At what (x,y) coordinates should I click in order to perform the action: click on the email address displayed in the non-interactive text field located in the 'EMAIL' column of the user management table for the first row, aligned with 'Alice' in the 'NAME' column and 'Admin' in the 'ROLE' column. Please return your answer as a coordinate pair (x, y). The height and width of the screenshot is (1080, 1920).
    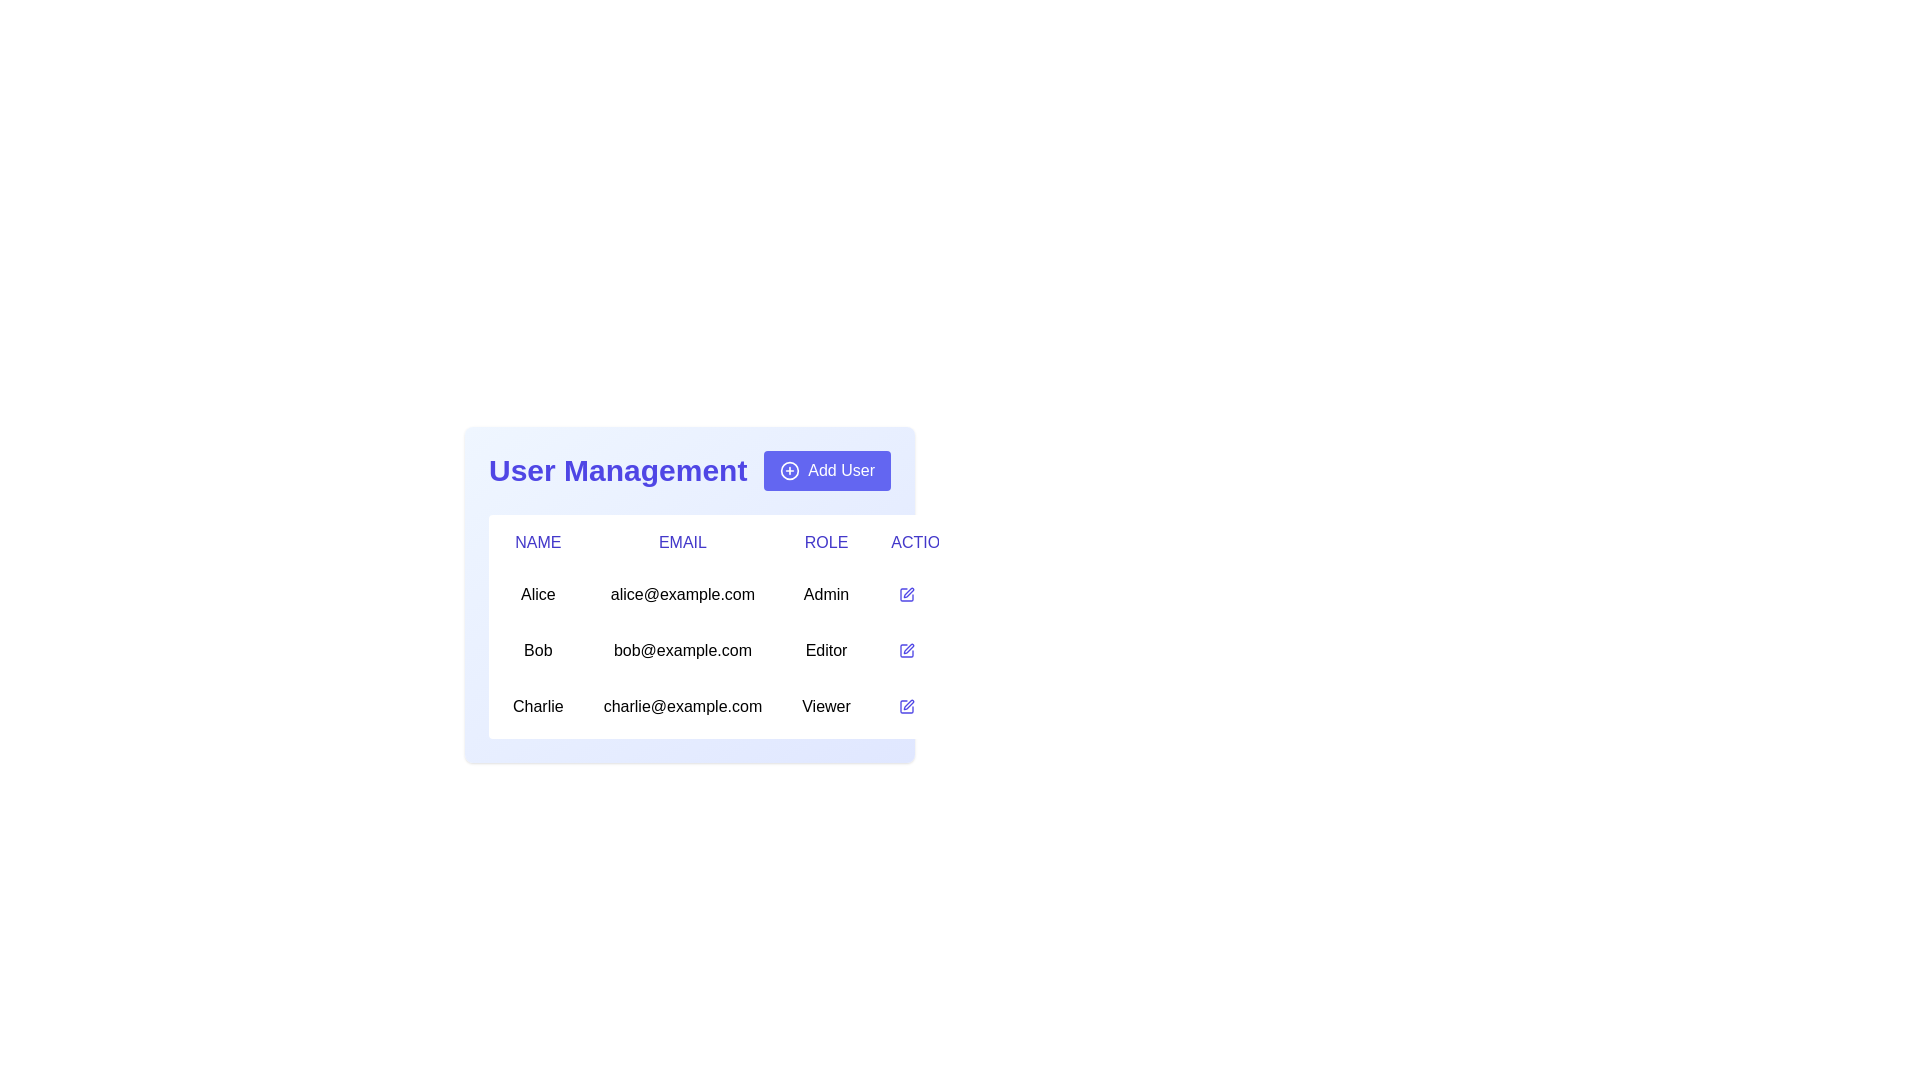
    Looking at the image, I should click on (682, 593).